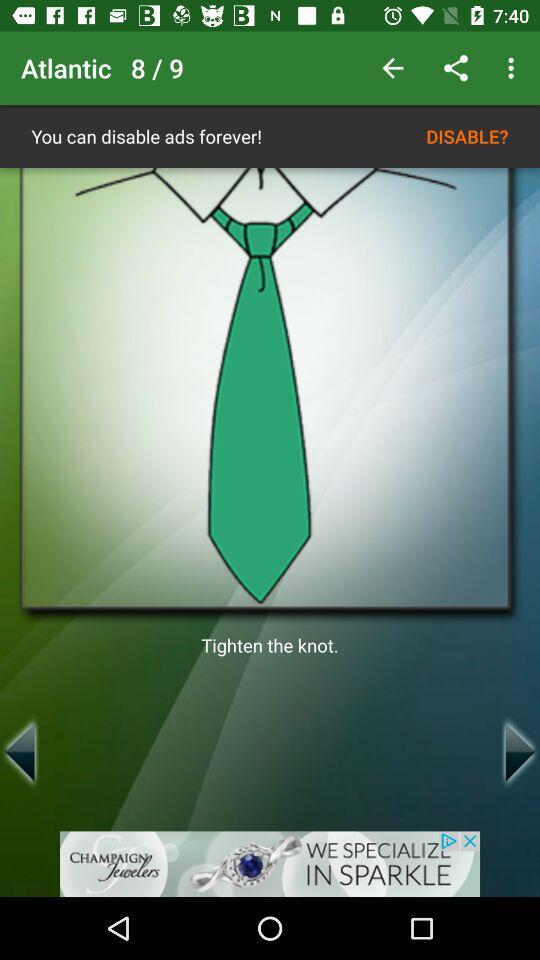  I want to click on the second icon which is at the top right of the page, so click(456, 68).